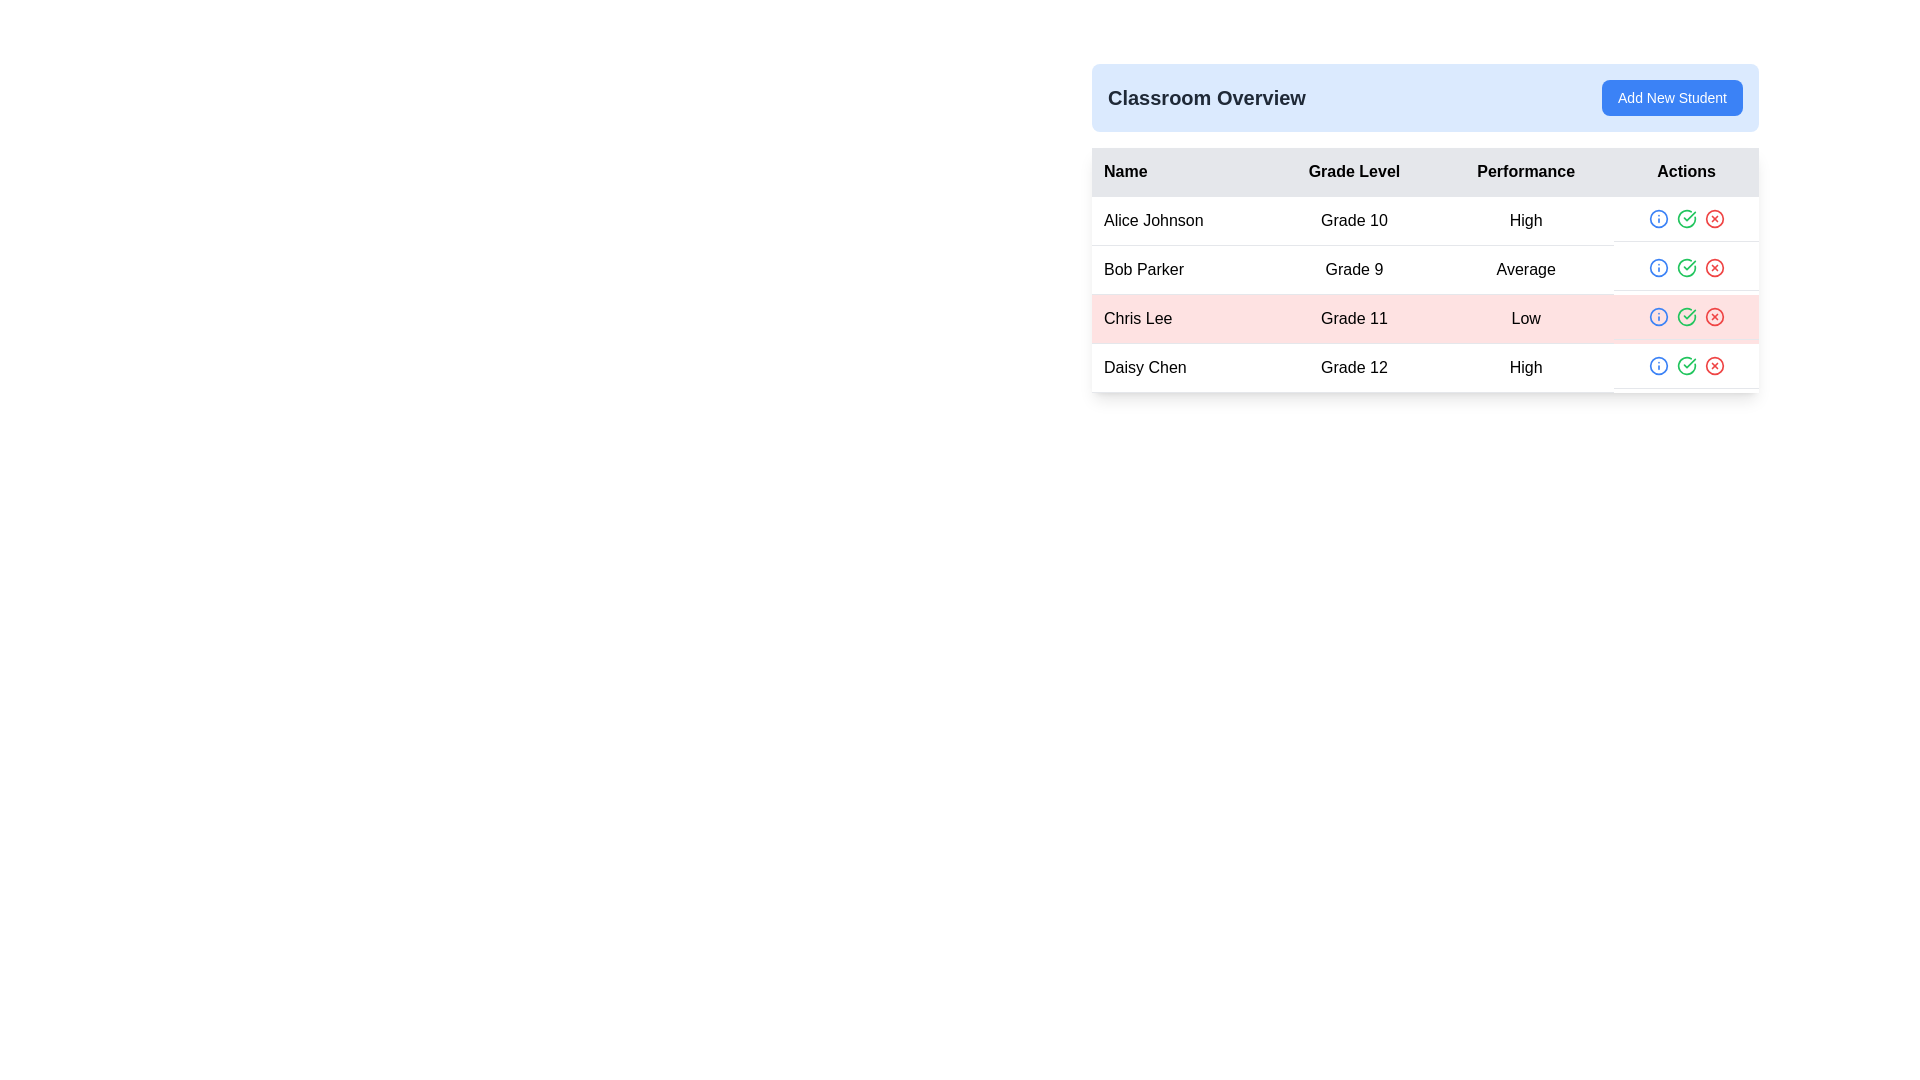  I want to click on the circular red stroke button with a cross inside, located in the 'Actions' column of the table aligned with the row labeled 'Chris Lee', to trigger a tooltip or visual change, so click(1713, 315).